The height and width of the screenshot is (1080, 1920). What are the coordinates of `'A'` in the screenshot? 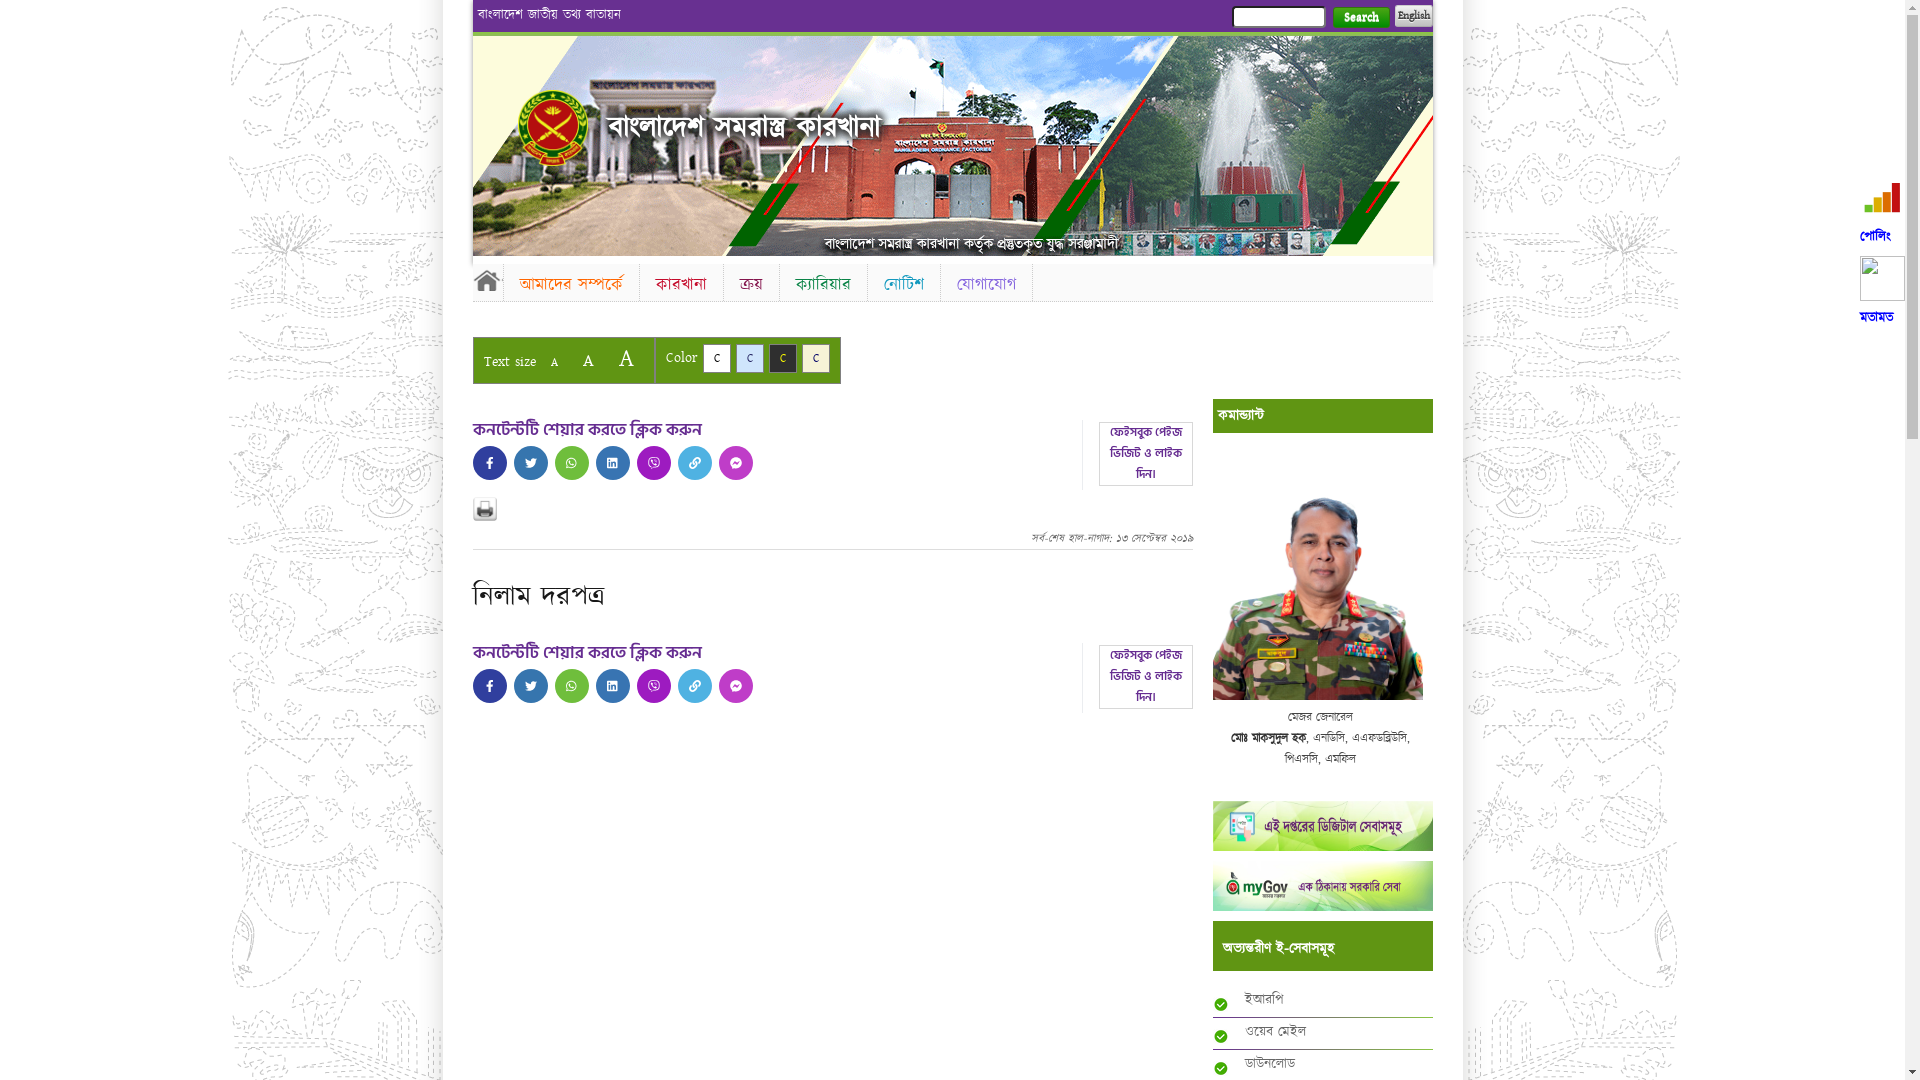 It's located at (553, 362).